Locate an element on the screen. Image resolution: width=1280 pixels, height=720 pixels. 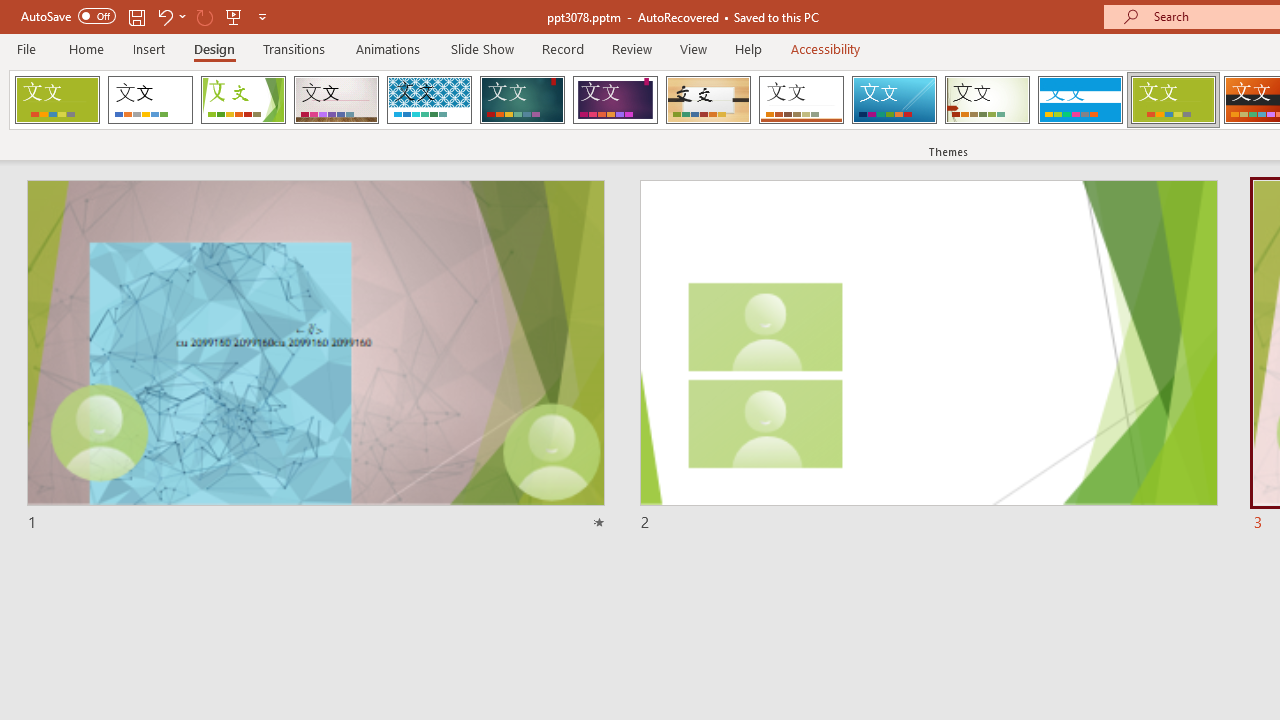
'Office Theme' is located at coordinates (149, 100).